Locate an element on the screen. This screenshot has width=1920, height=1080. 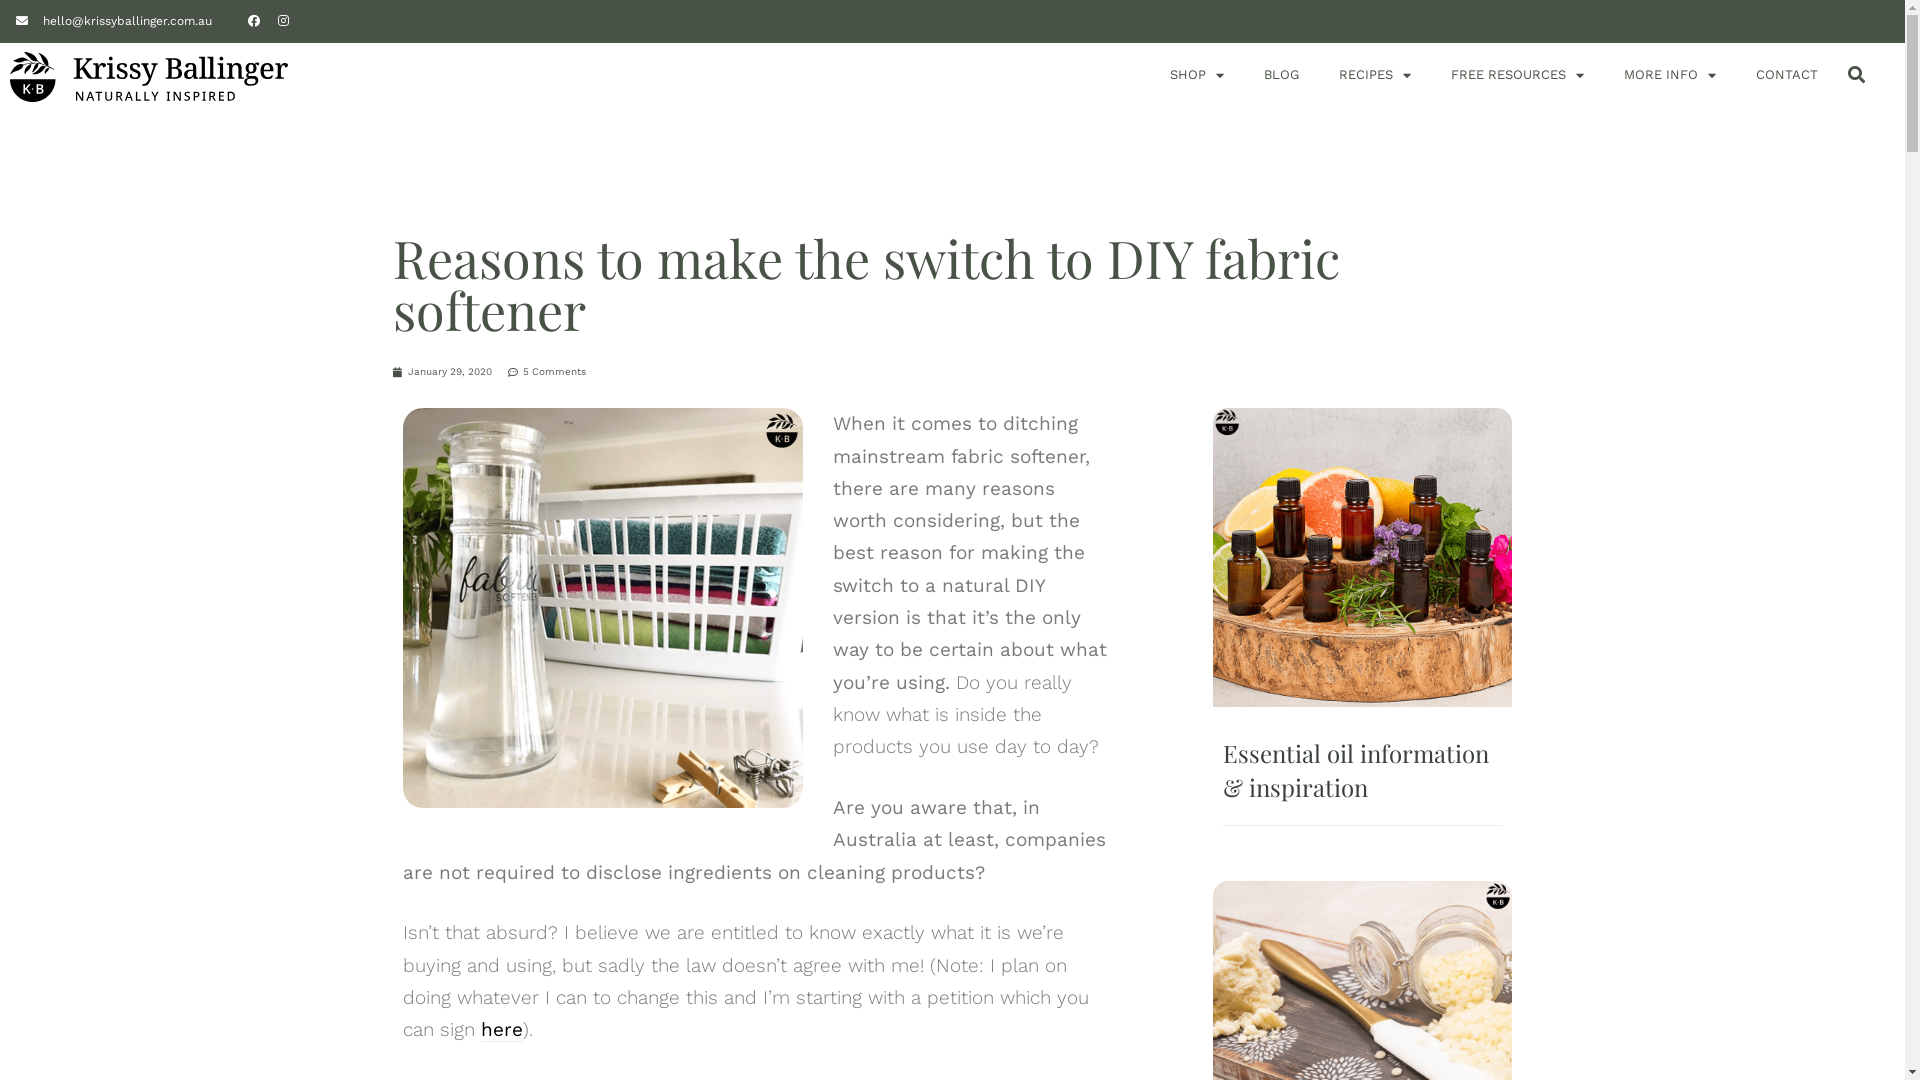
'January 29, 2020' is located at coordinates (440, 371).